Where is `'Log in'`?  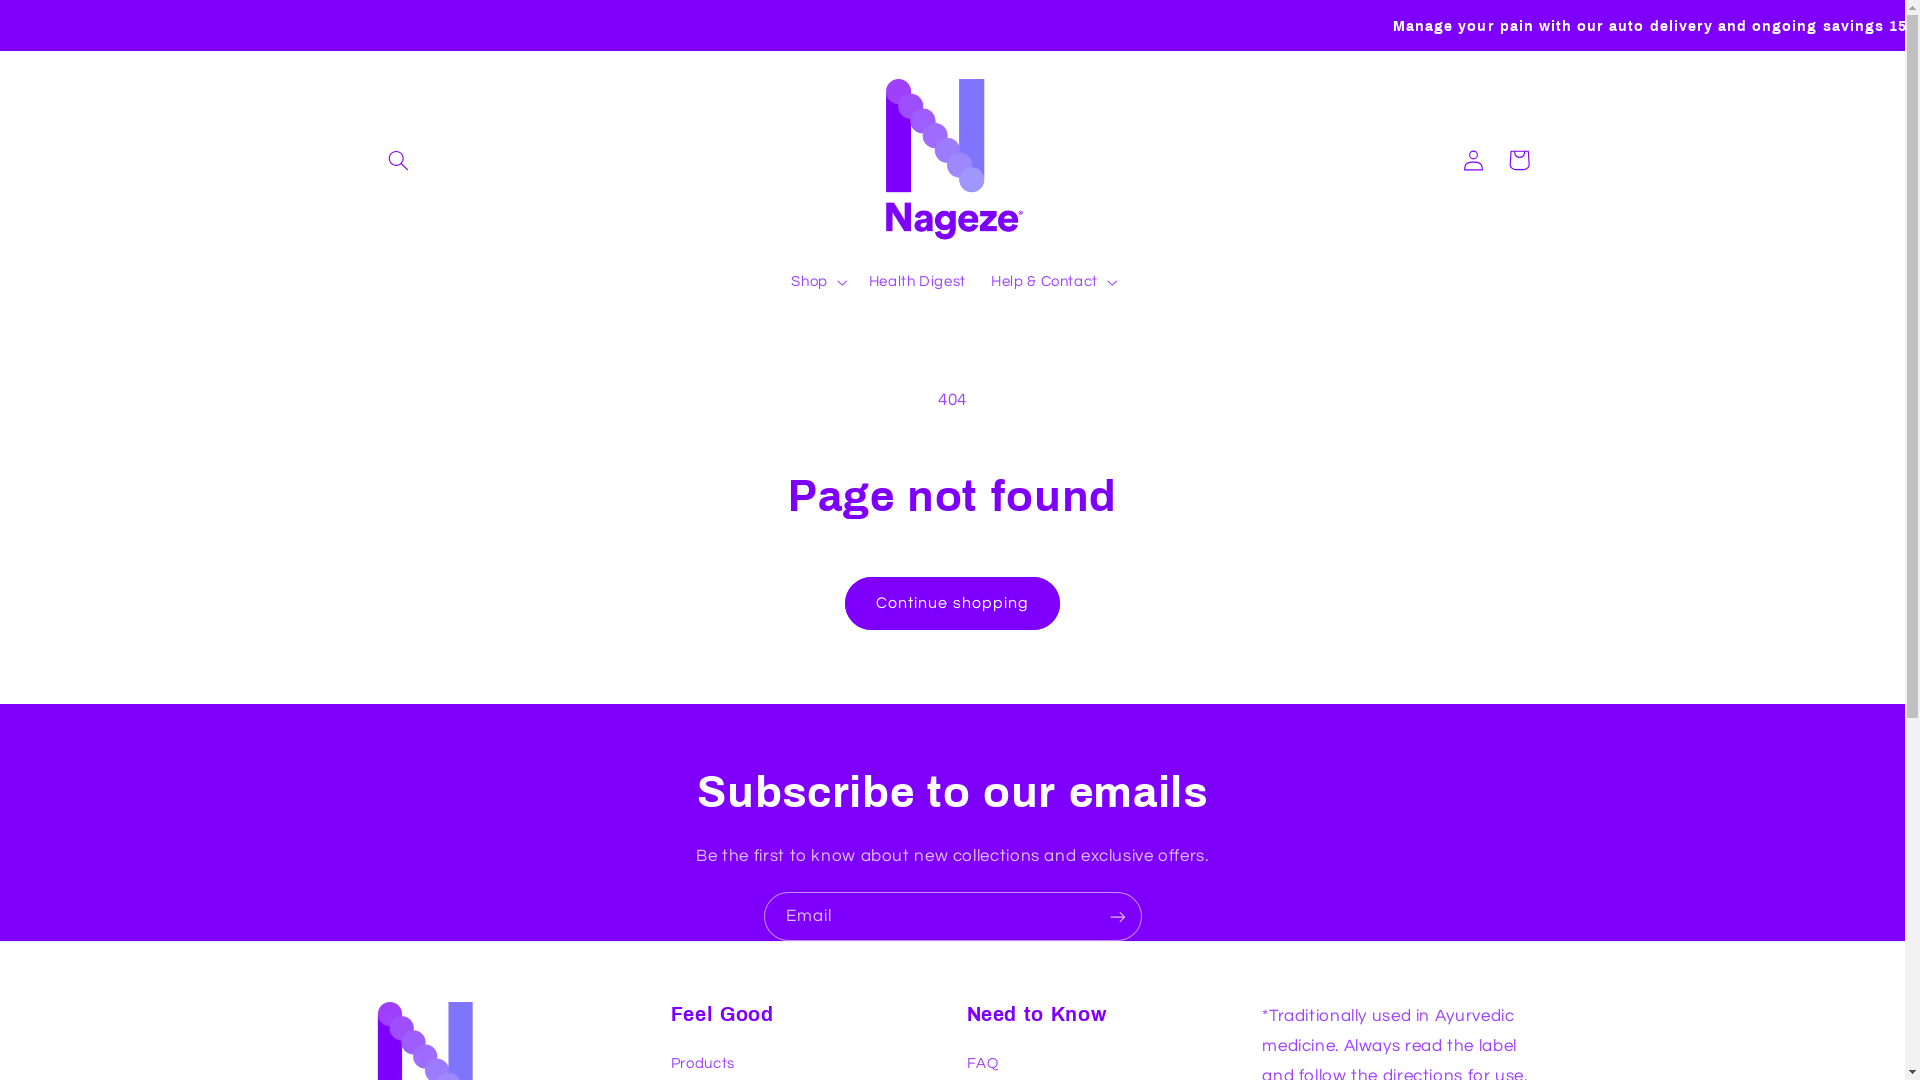 'Log in' is located at coordinates (1473, 158).